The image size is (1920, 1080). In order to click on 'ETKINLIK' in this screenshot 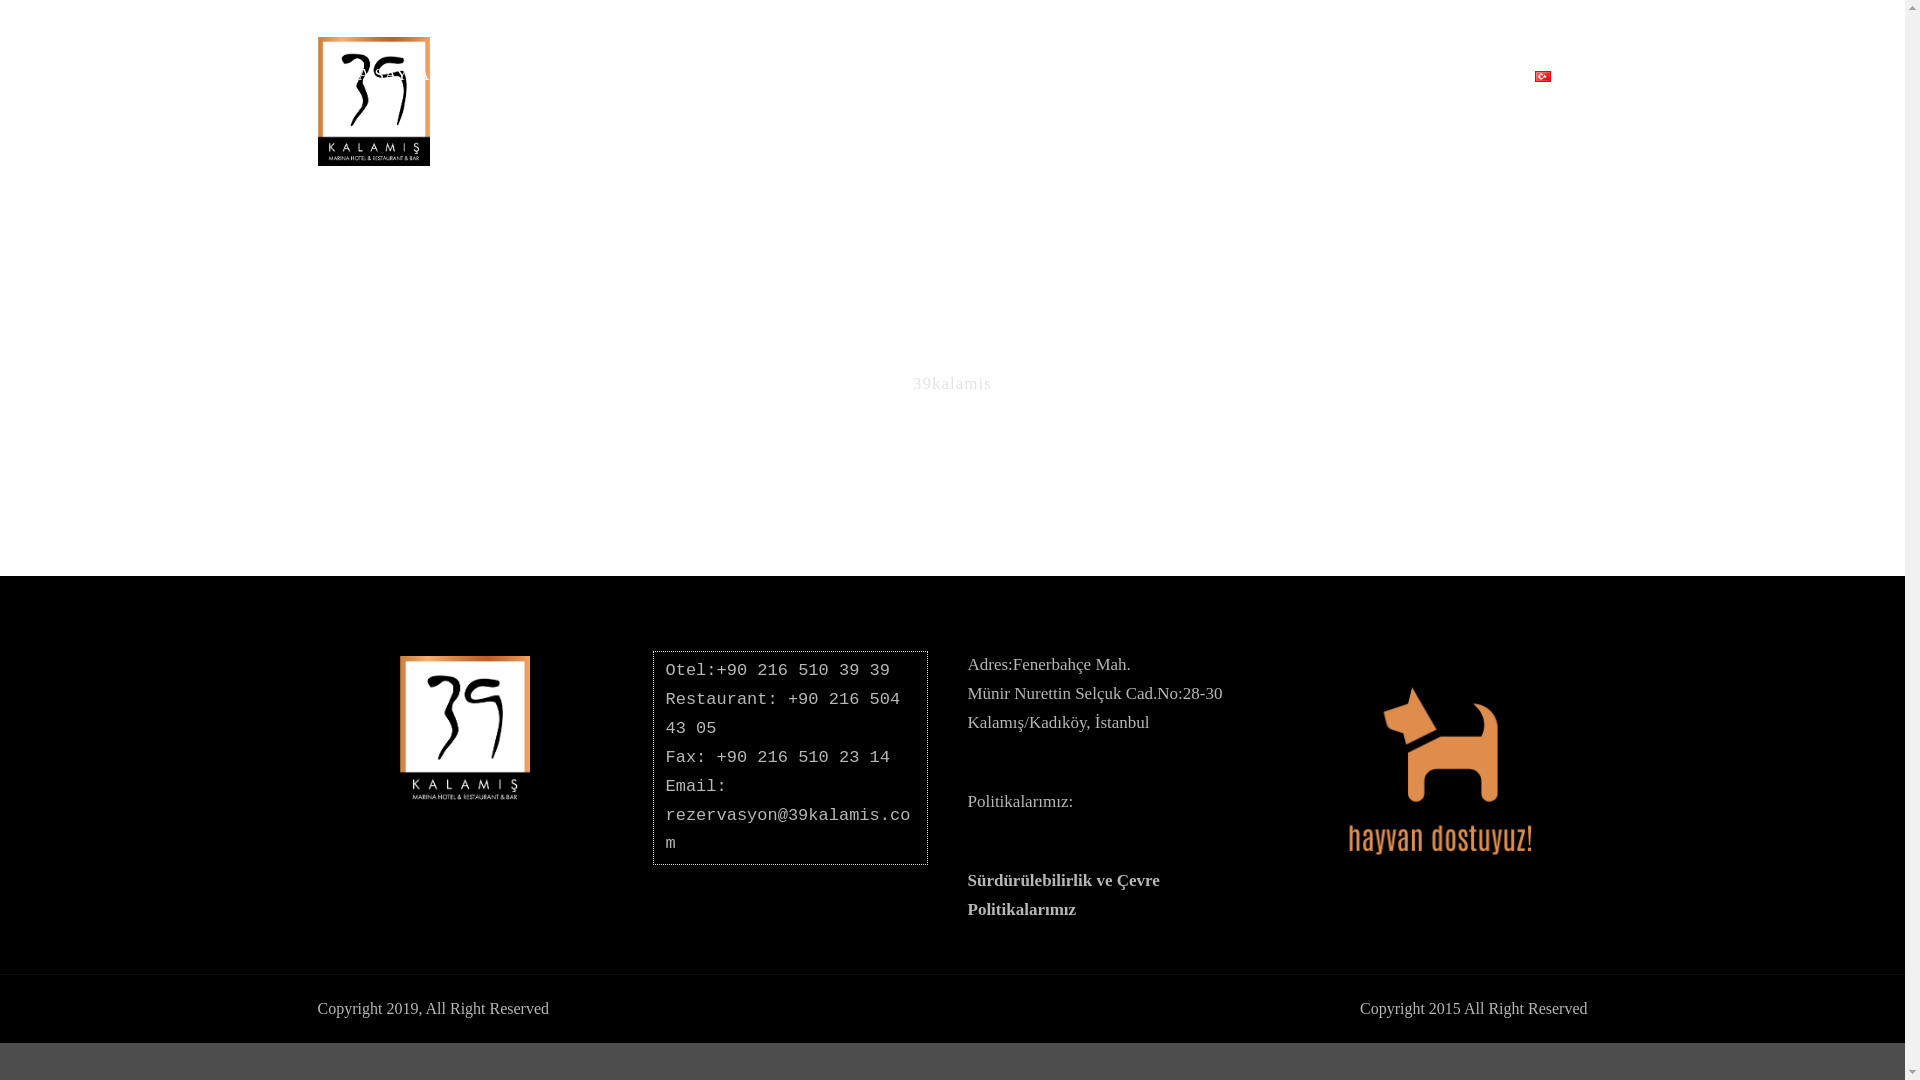, I will do `click(1051, 86)`.